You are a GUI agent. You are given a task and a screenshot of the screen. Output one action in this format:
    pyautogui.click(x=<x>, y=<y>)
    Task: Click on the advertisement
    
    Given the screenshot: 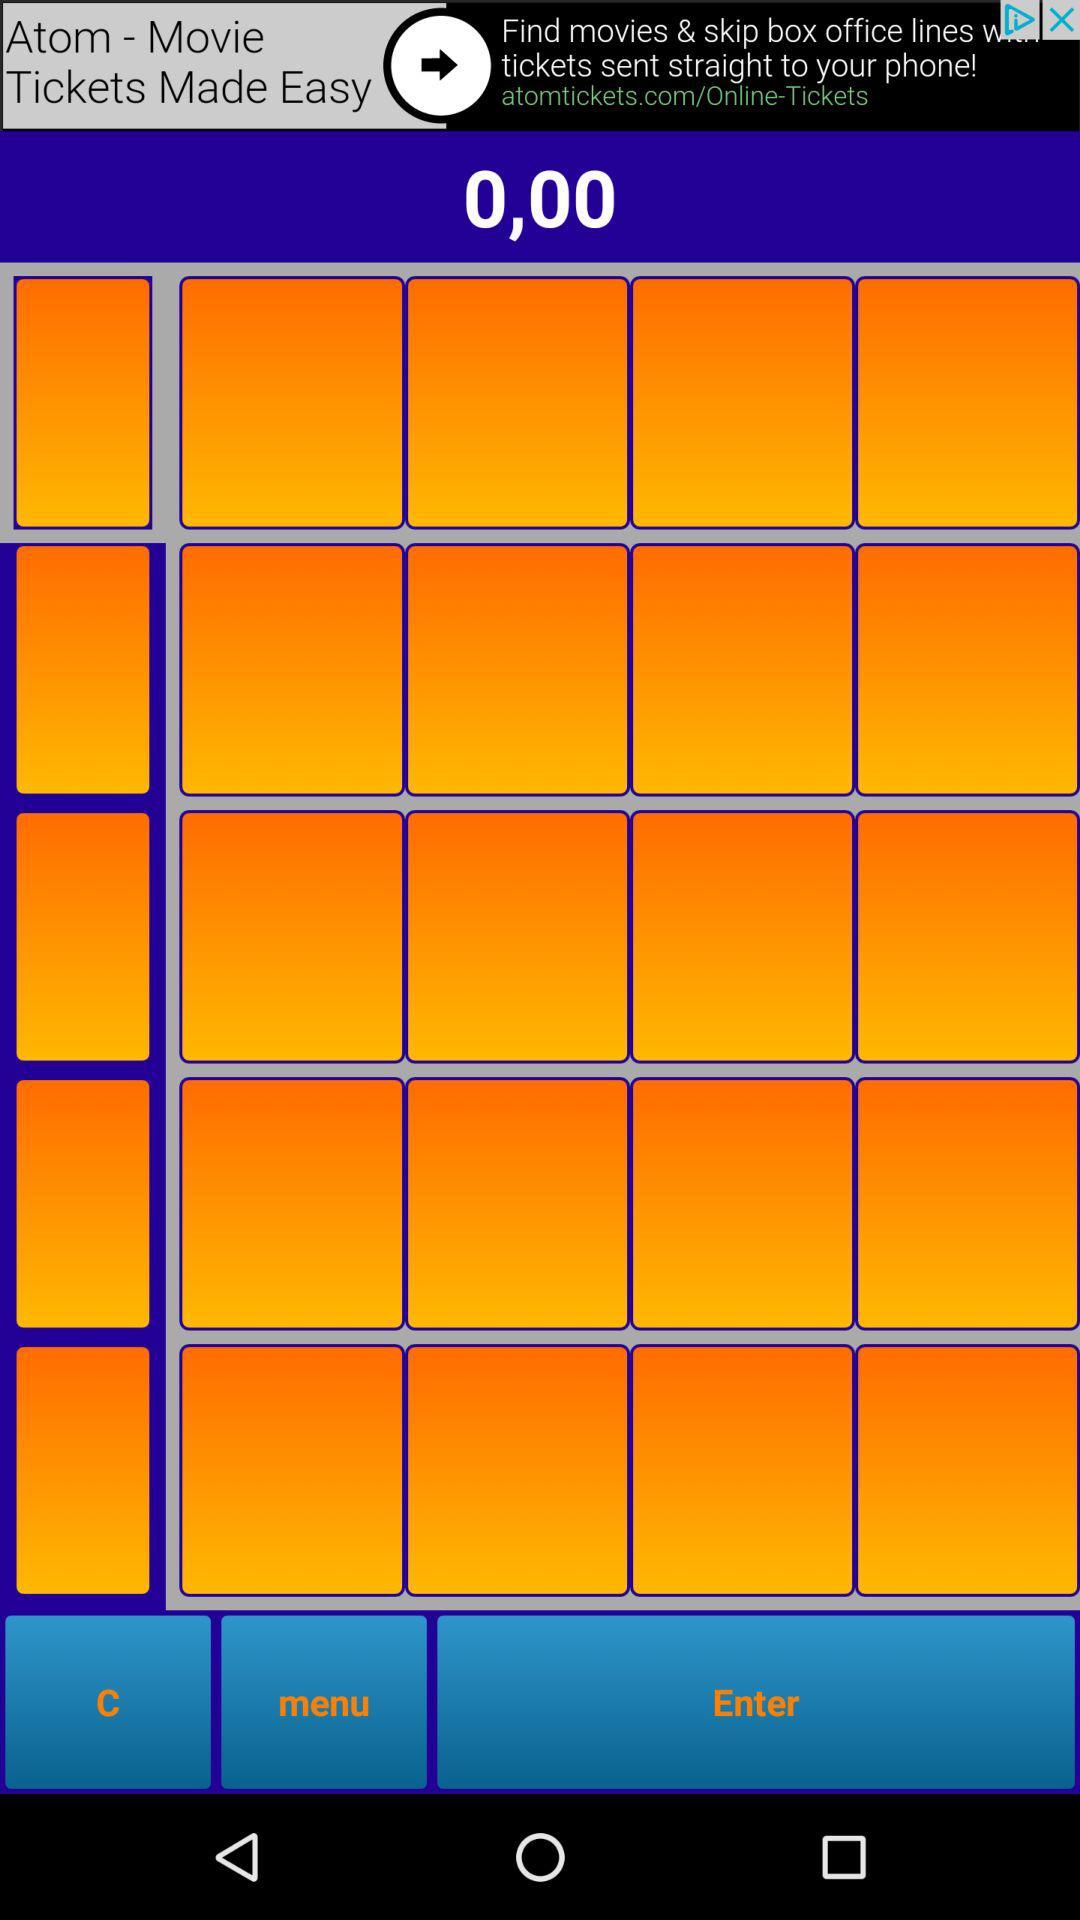 What is the action you would take?
    pyautogui.click(x=81, y=401)
    